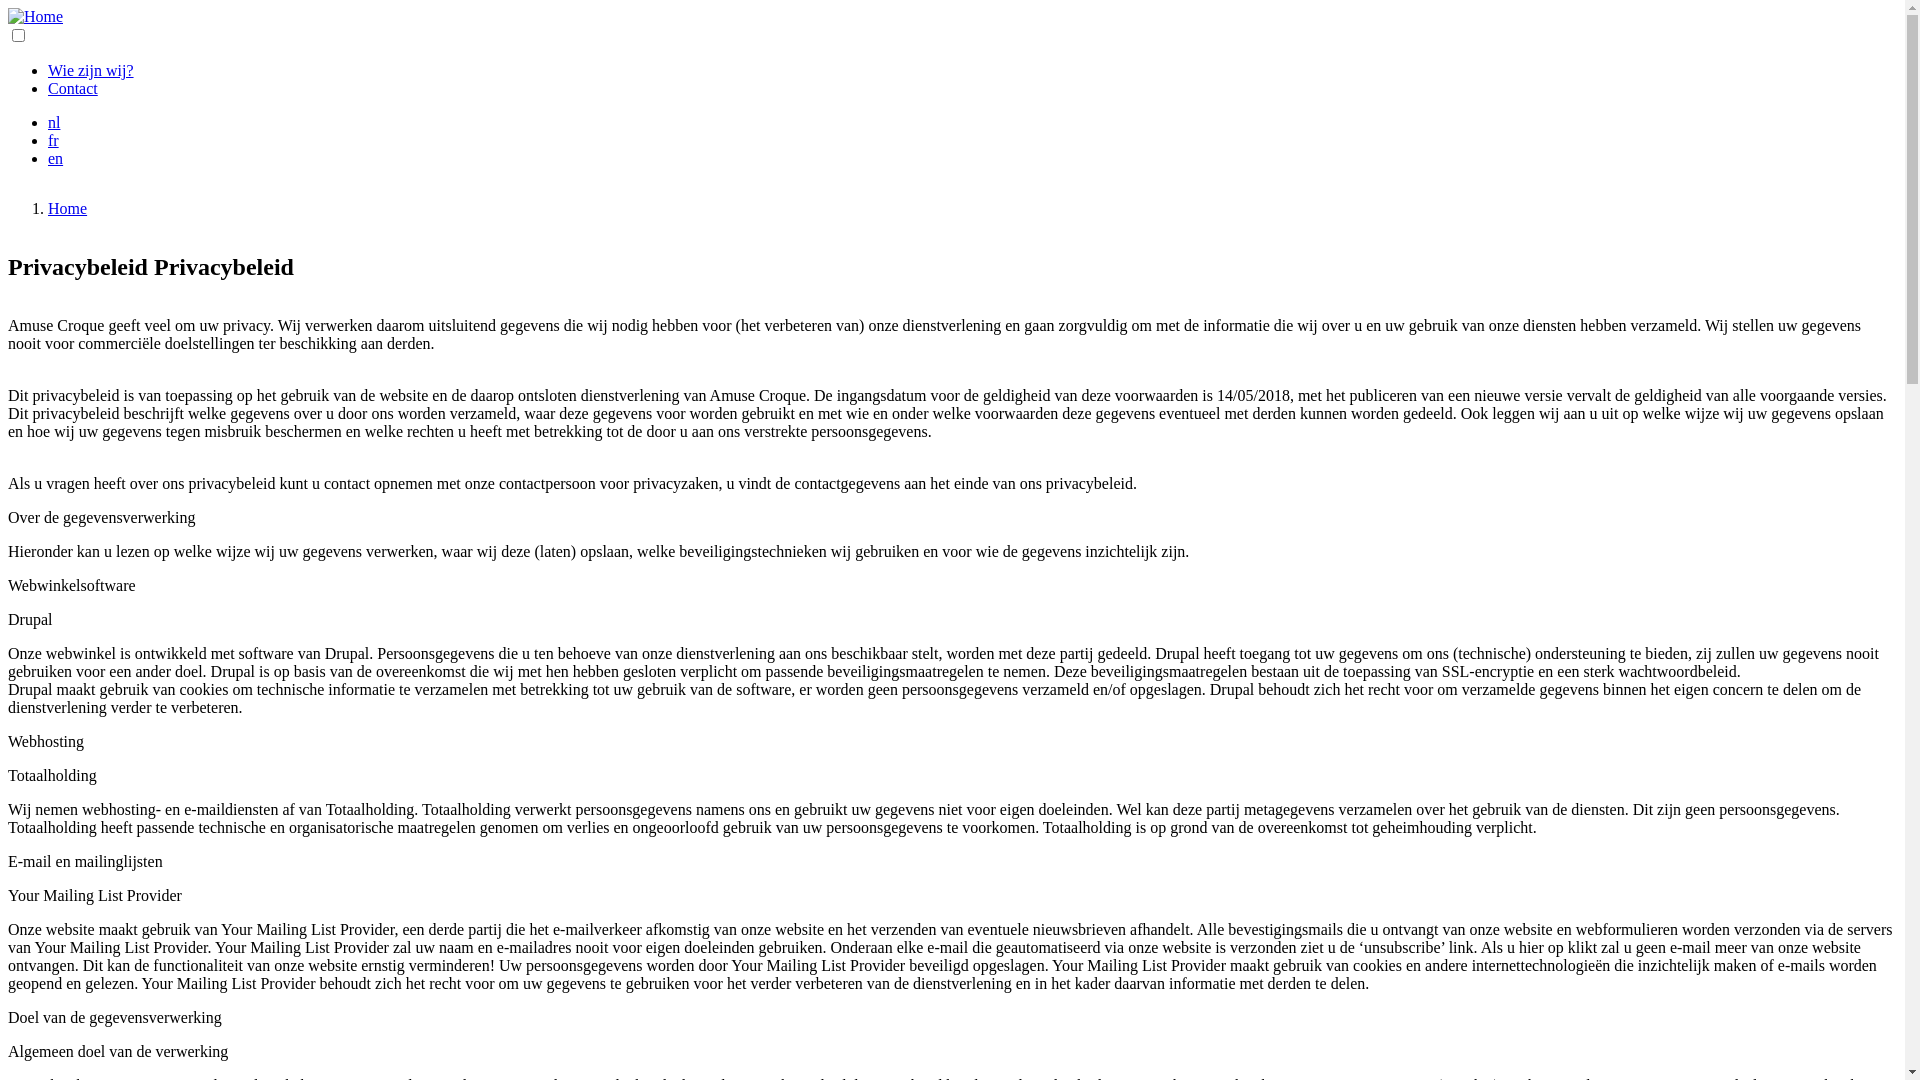 This screenshot has height=1080, width=1920. What do you see at coordinates (67, 208) in the screenshot?
I see `'Home'` at bounding box center [67, 208].